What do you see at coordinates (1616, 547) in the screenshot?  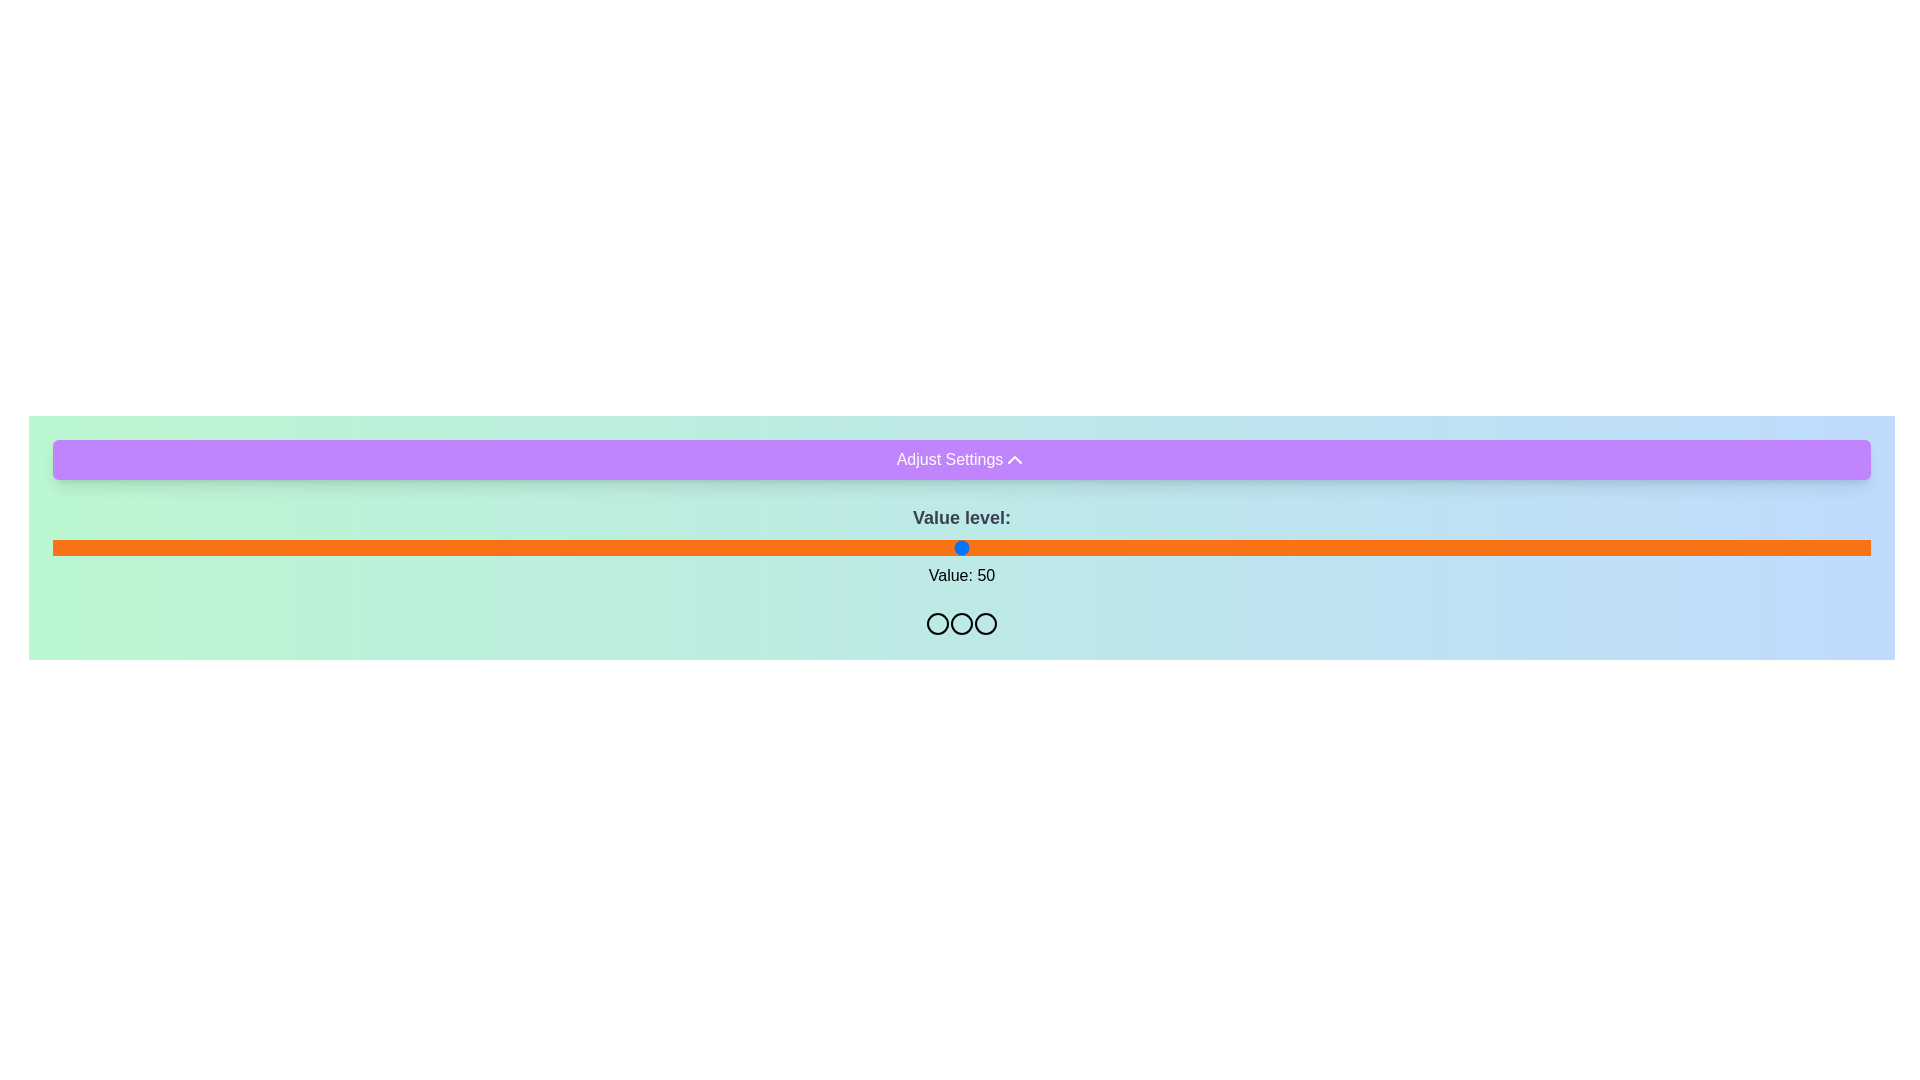 I see `the slider to set its value to 86` at bounding box center [1616, 547].